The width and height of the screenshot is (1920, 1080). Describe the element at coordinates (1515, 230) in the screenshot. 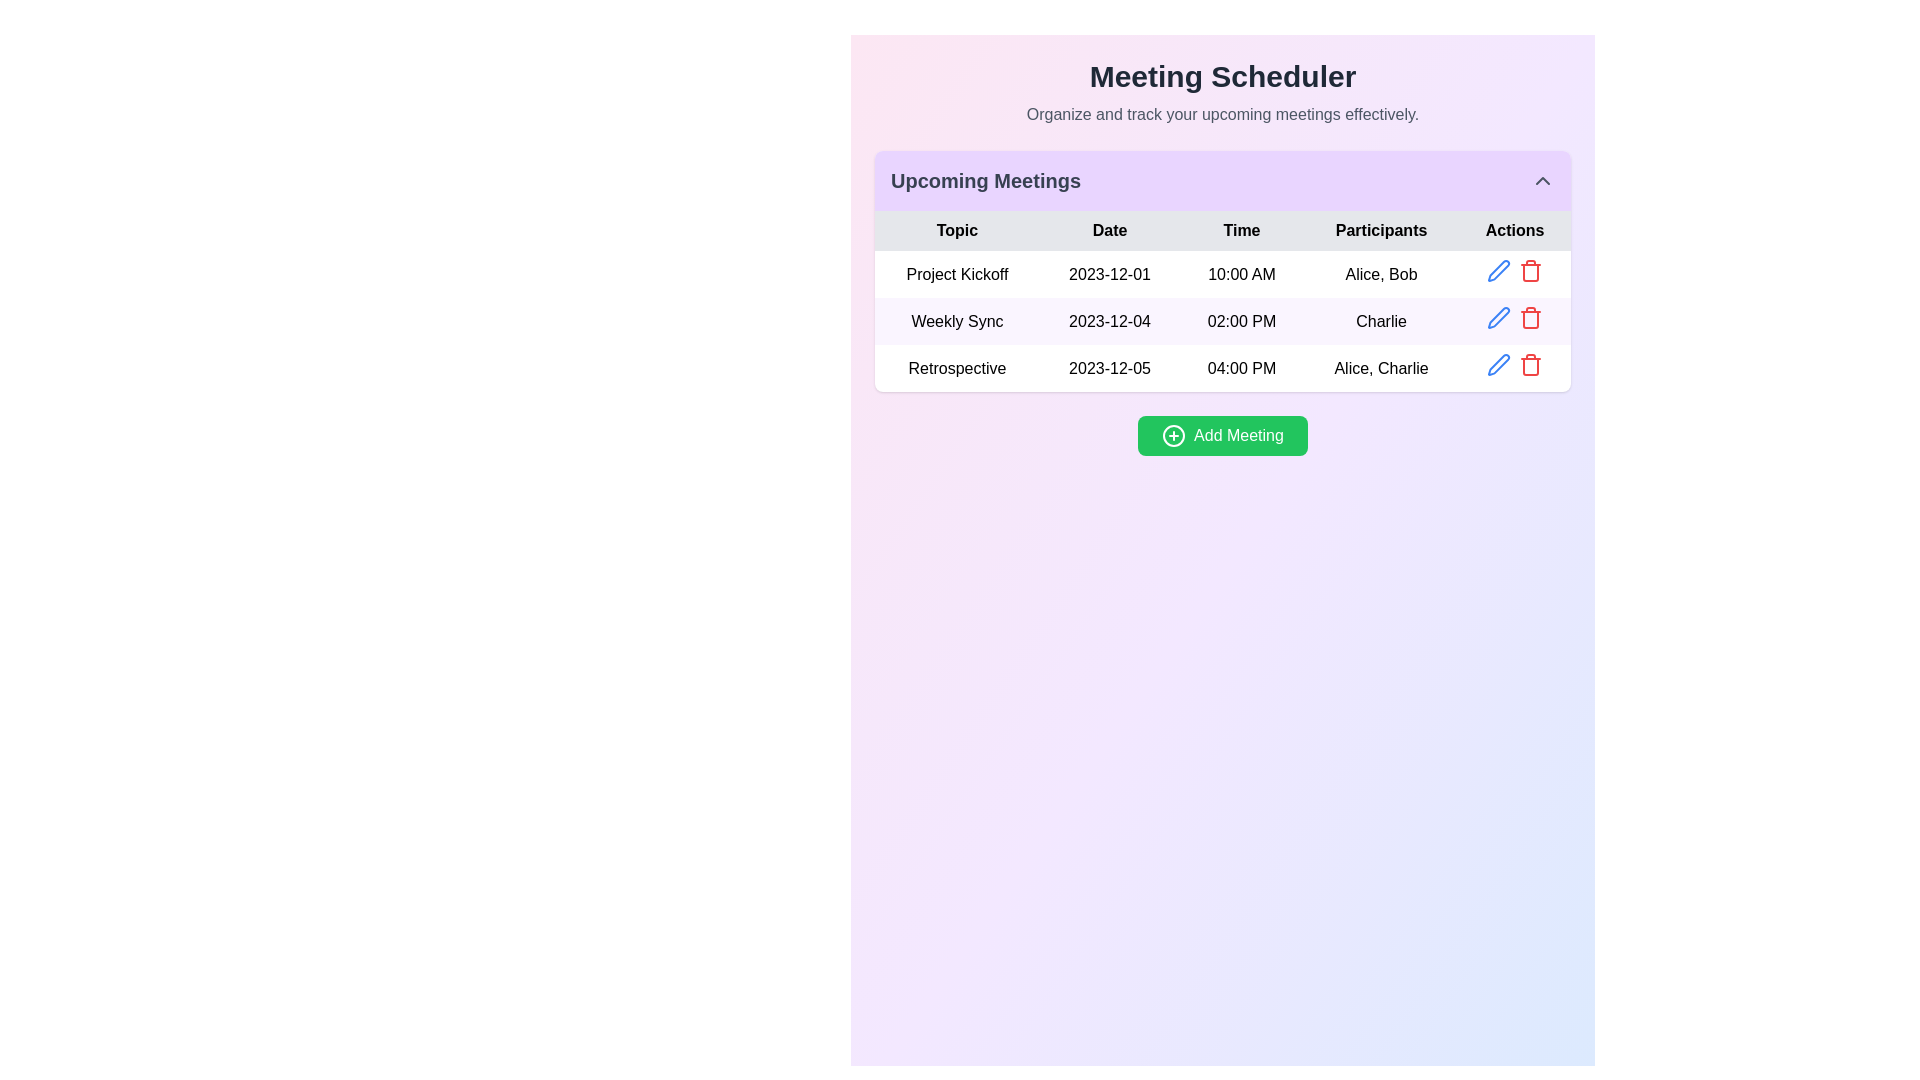

I see `the header label of the last column in the table, which likely contains action buttons for each row` at that location.